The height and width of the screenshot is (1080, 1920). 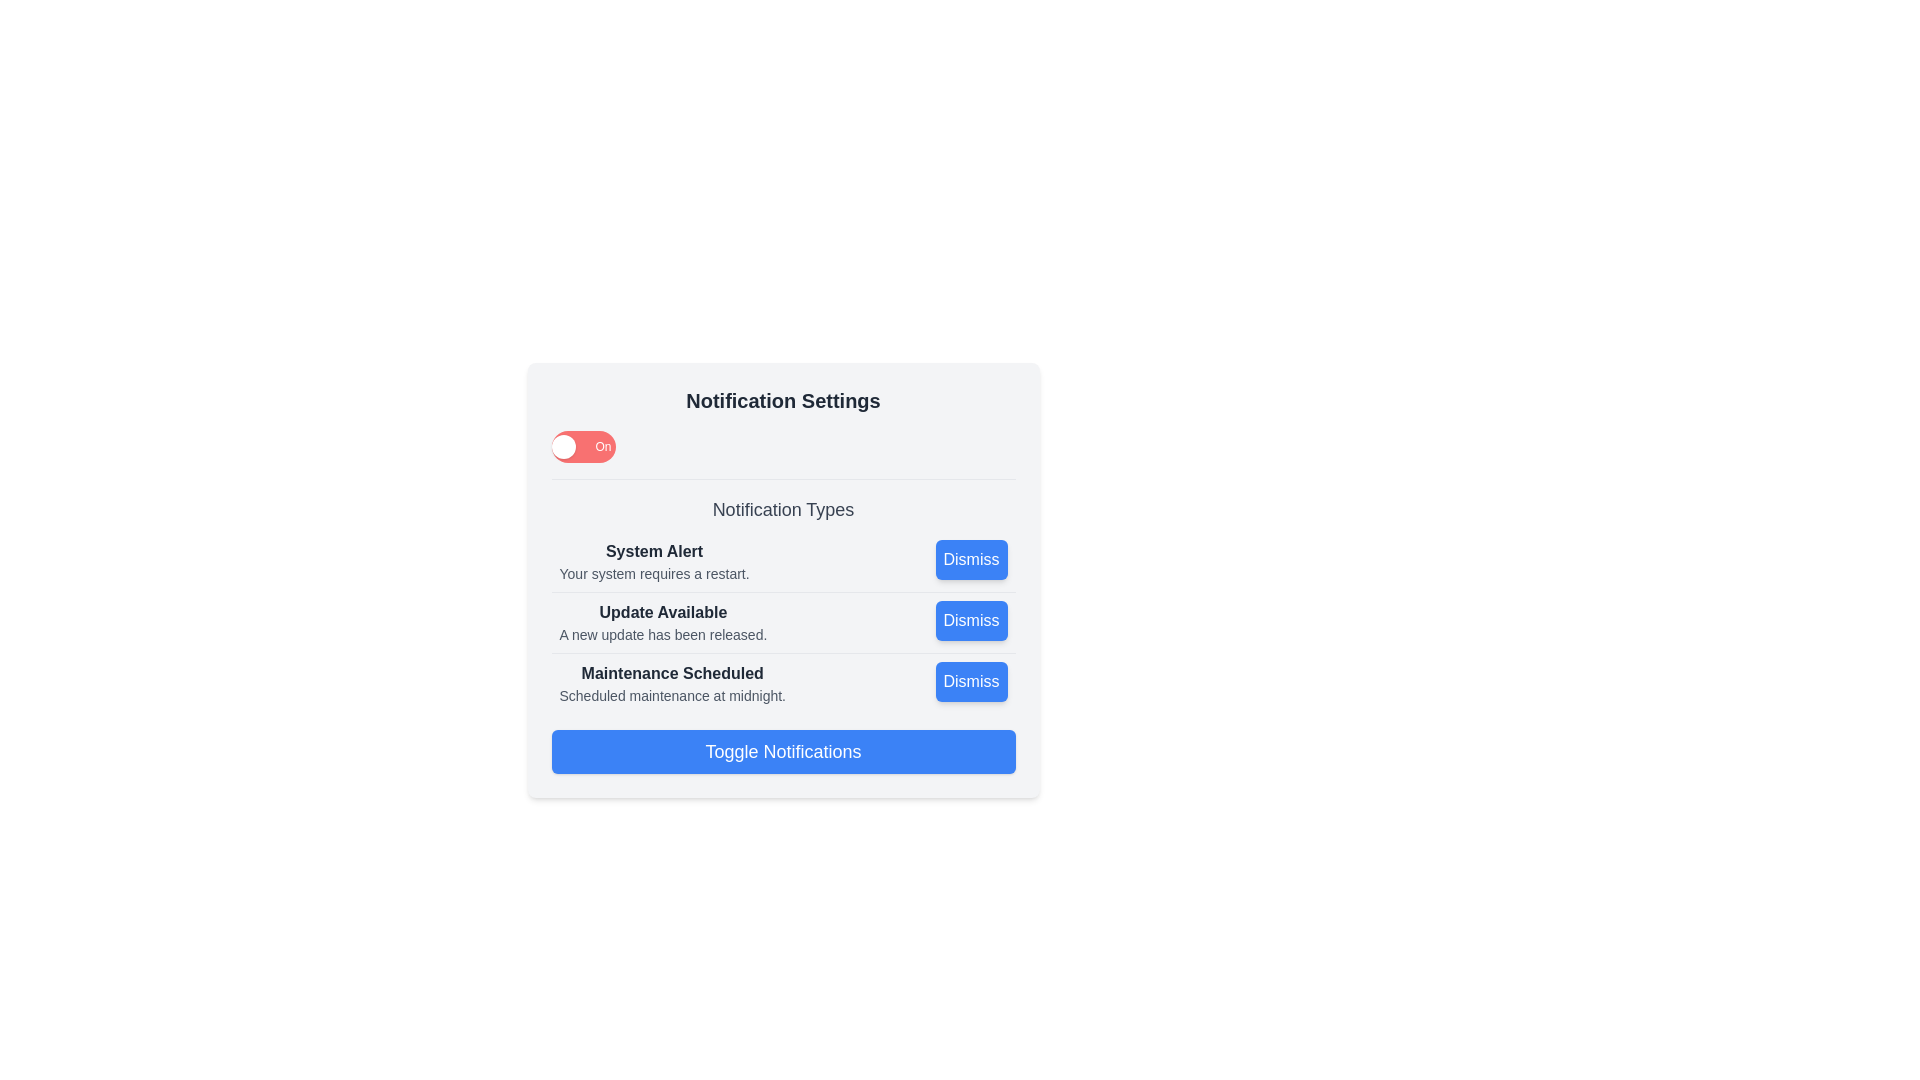 I want to click on the dismiss button located on the far right of the 'System Alert' notification row, so click(x=971, y=559).